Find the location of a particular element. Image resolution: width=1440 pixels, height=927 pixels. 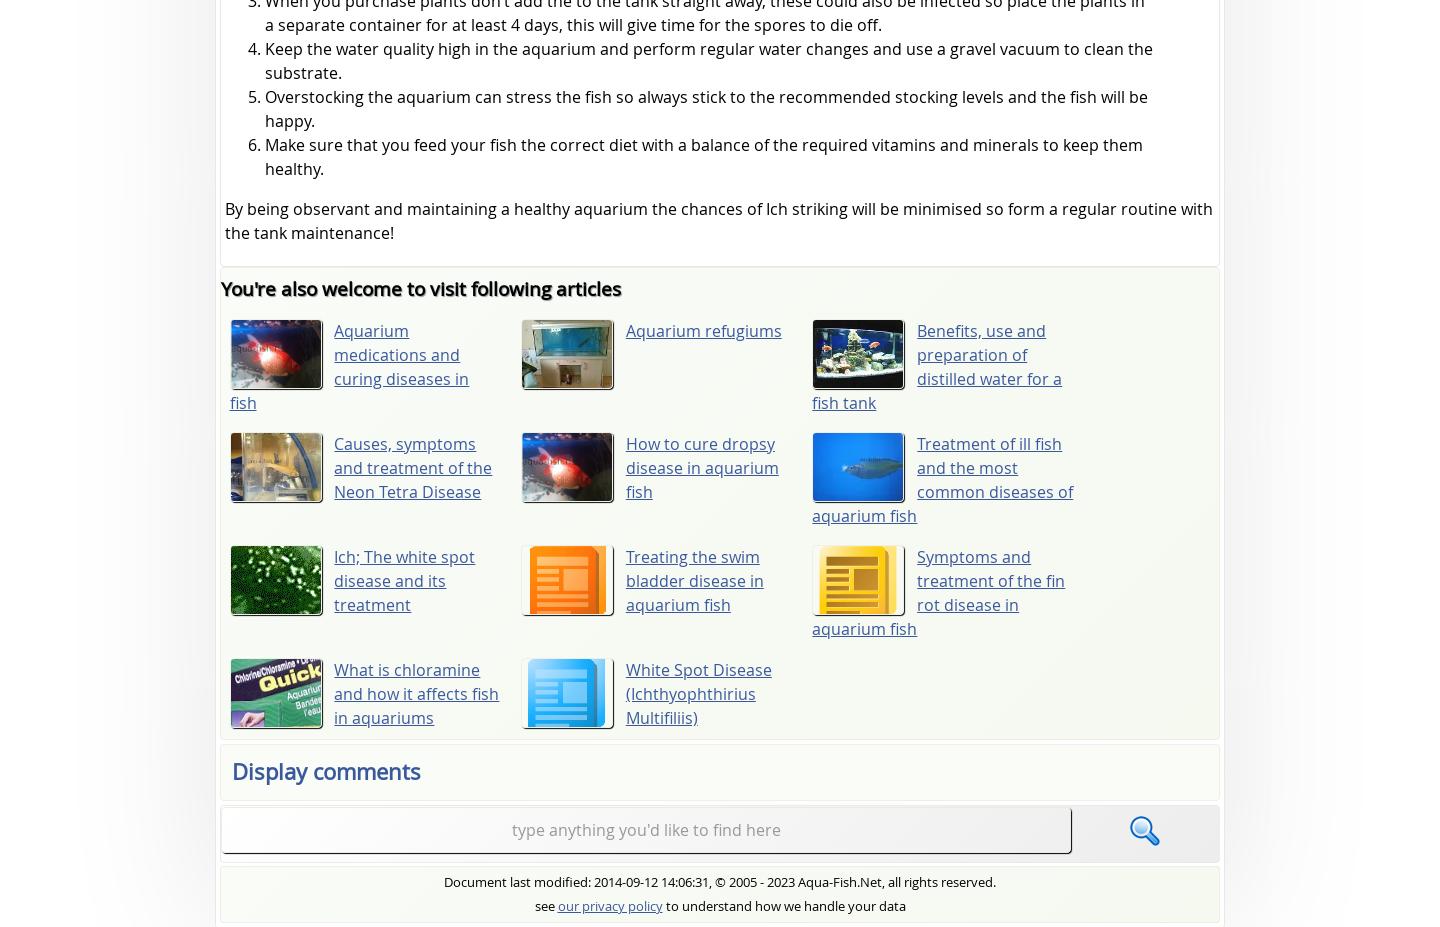

'Aquarium refugiums' is located at coordinates (703, 329).